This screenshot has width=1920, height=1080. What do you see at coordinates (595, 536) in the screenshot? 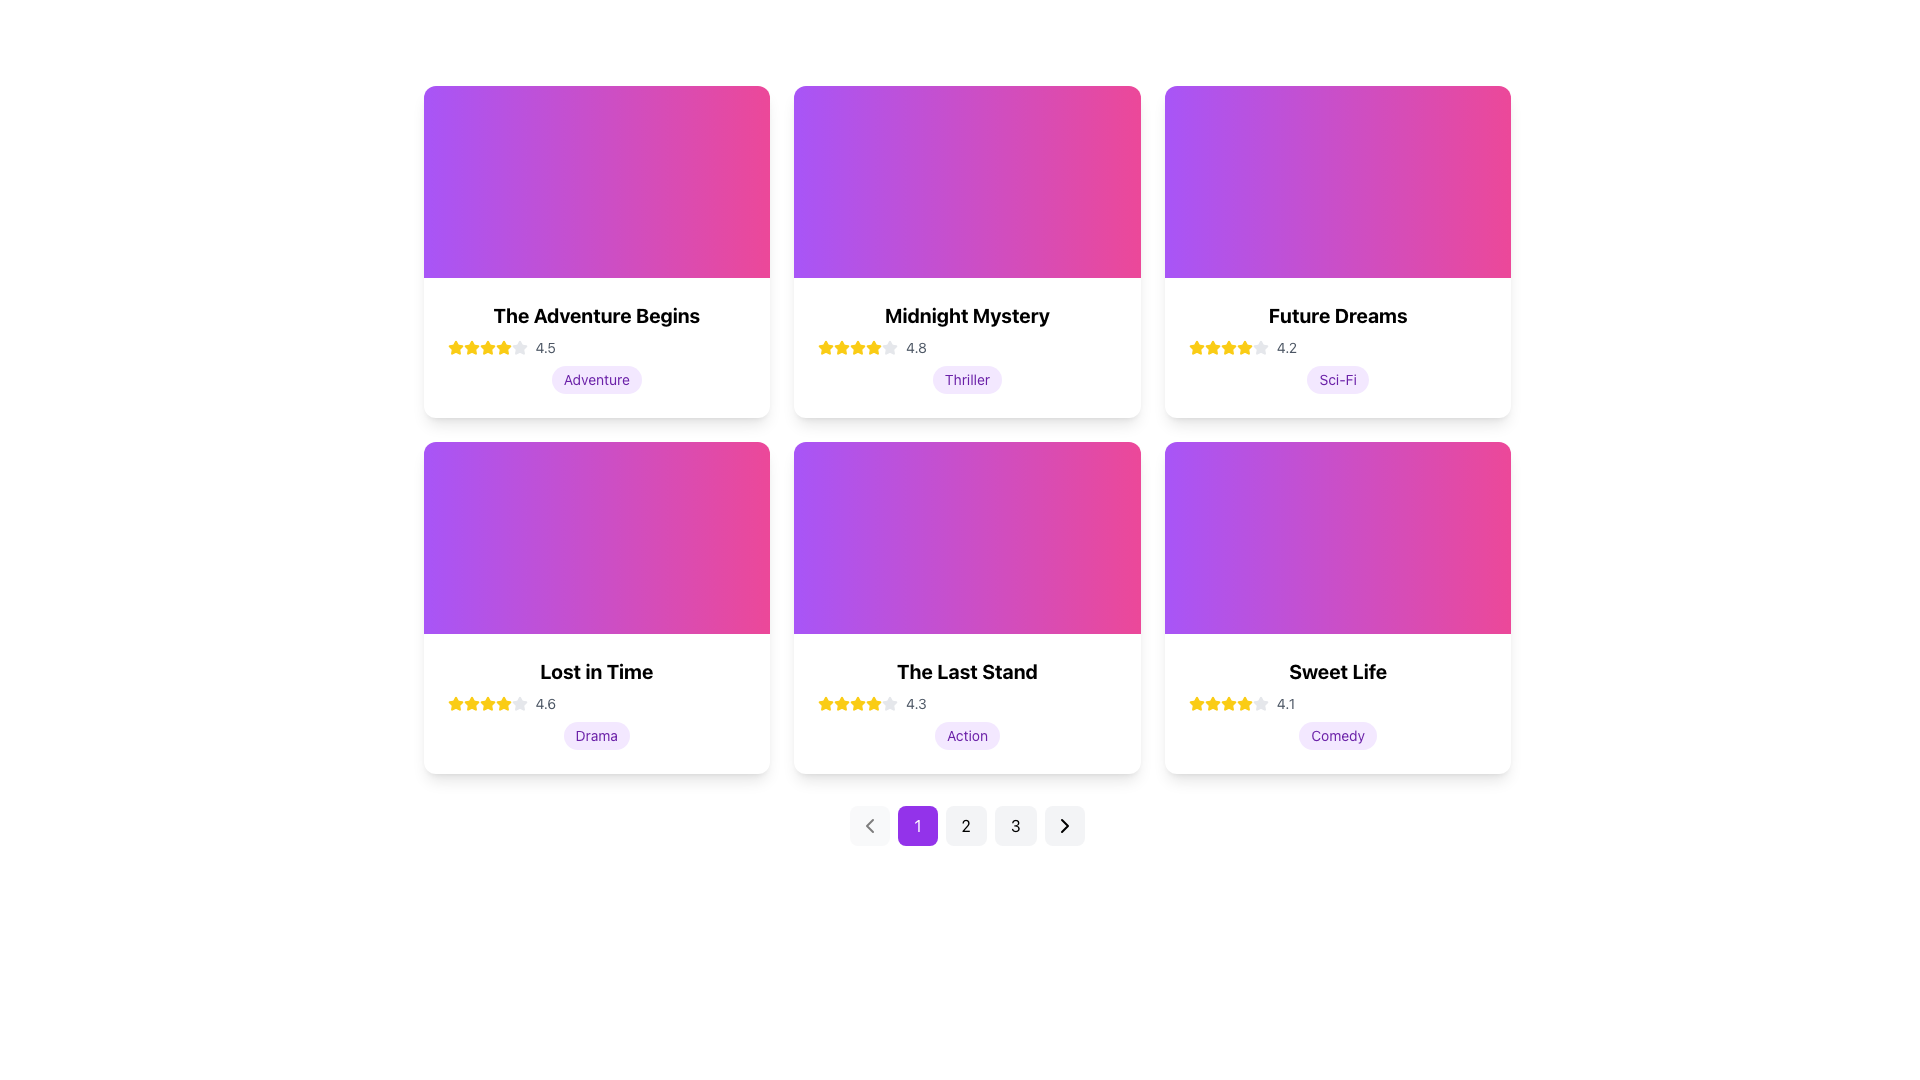
I see `the colorful background of the card labeled 'Lost in Time', which is positioned at the top half of the card` at bounding box center [595, 536].